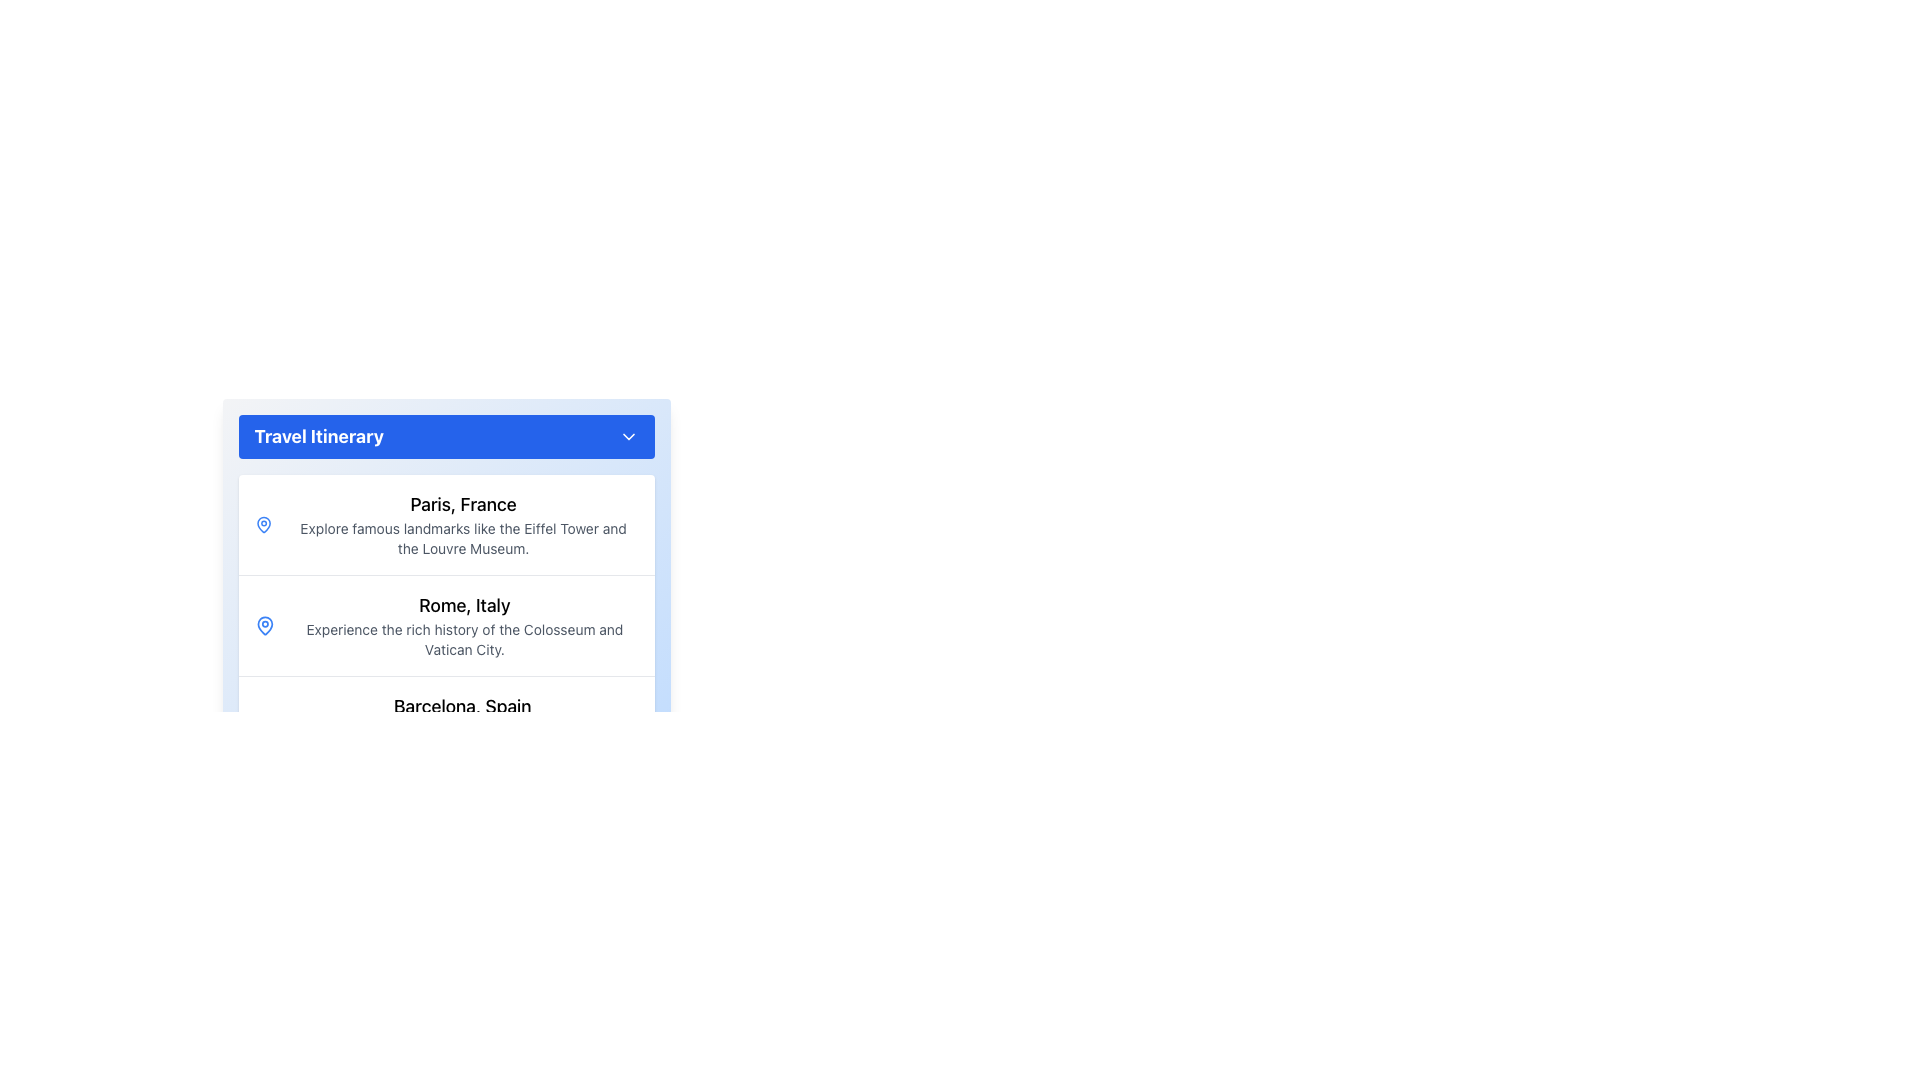 This screenshot has width=1920, height=1080. What do you see at coordinates (627, 435) in the screenshot?
I see `the downward-pointing chevron arrow icon located in the upper-right corner of the blue header section labeled 'Travel Itinerary'` at bounding box center [627, 435].